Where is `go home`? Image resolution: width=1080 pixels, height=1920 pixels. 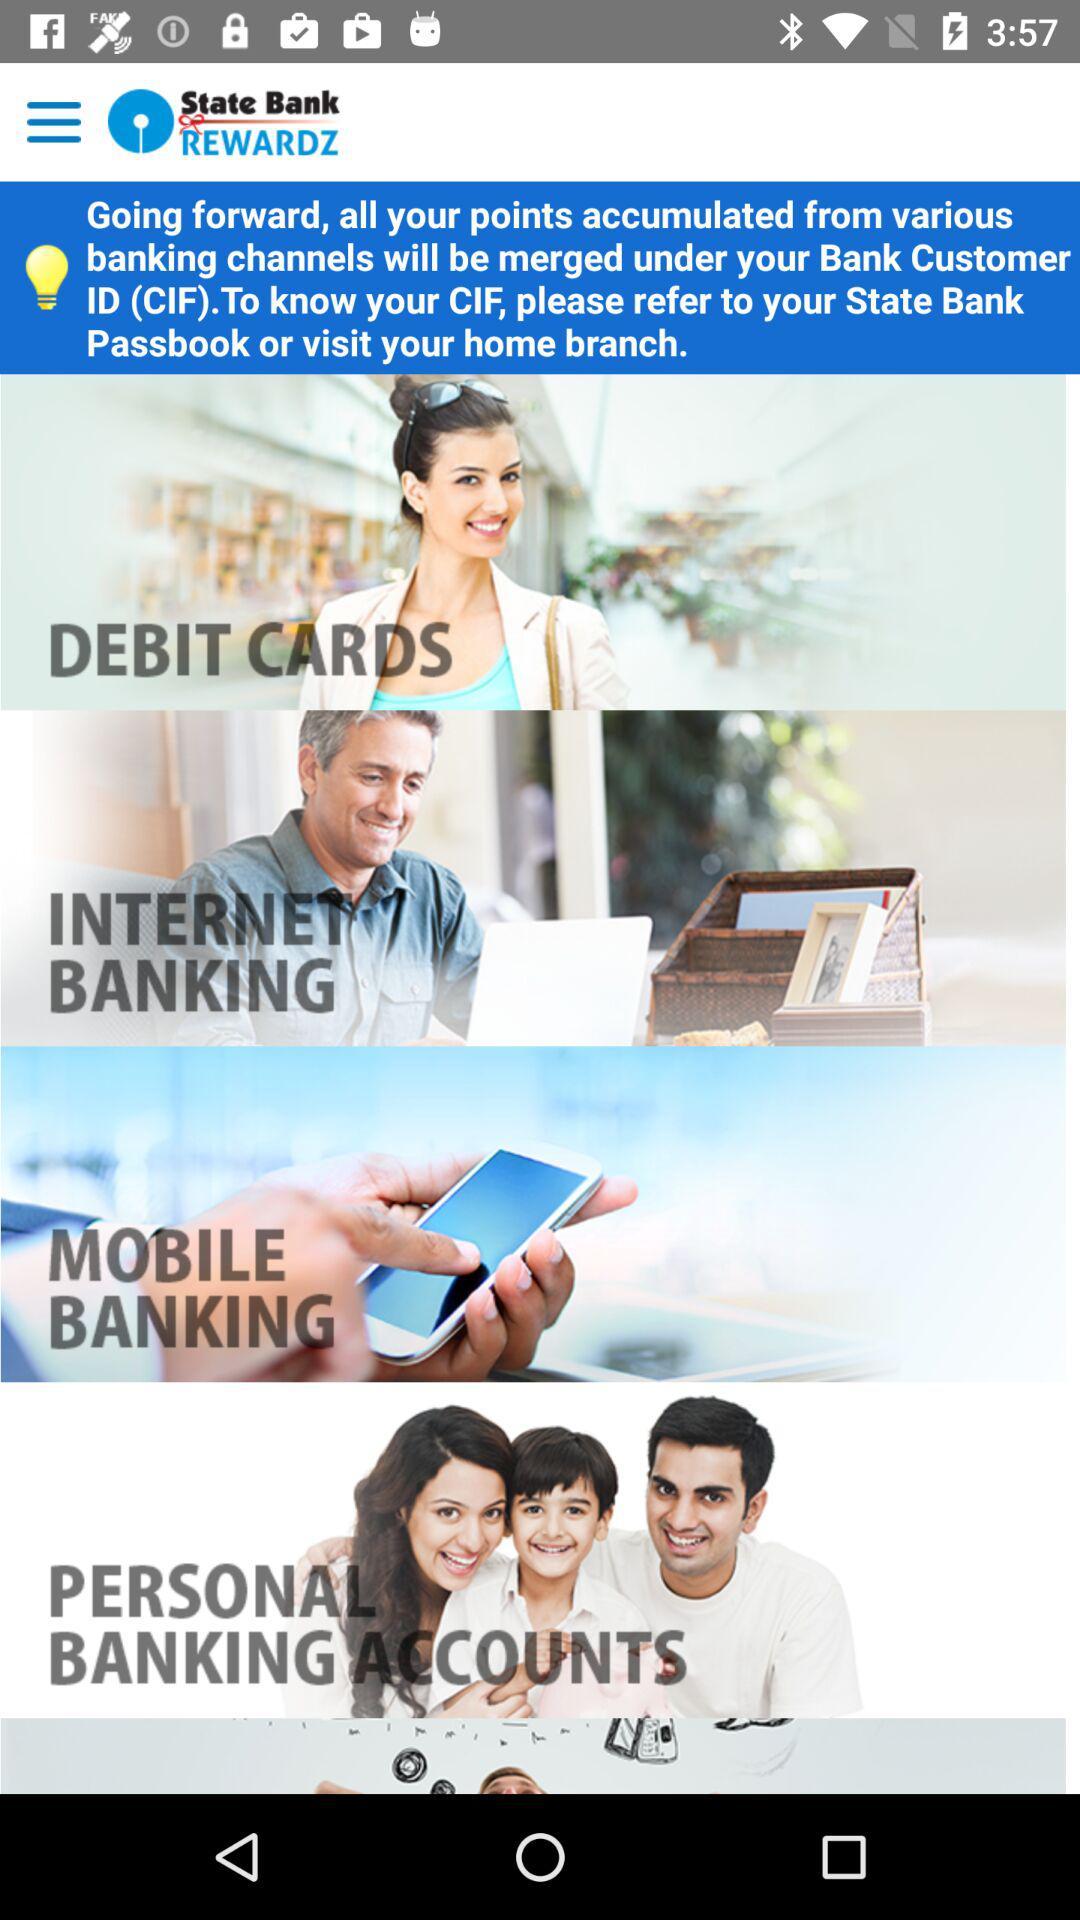 go home is located at coordinates (224, 121).